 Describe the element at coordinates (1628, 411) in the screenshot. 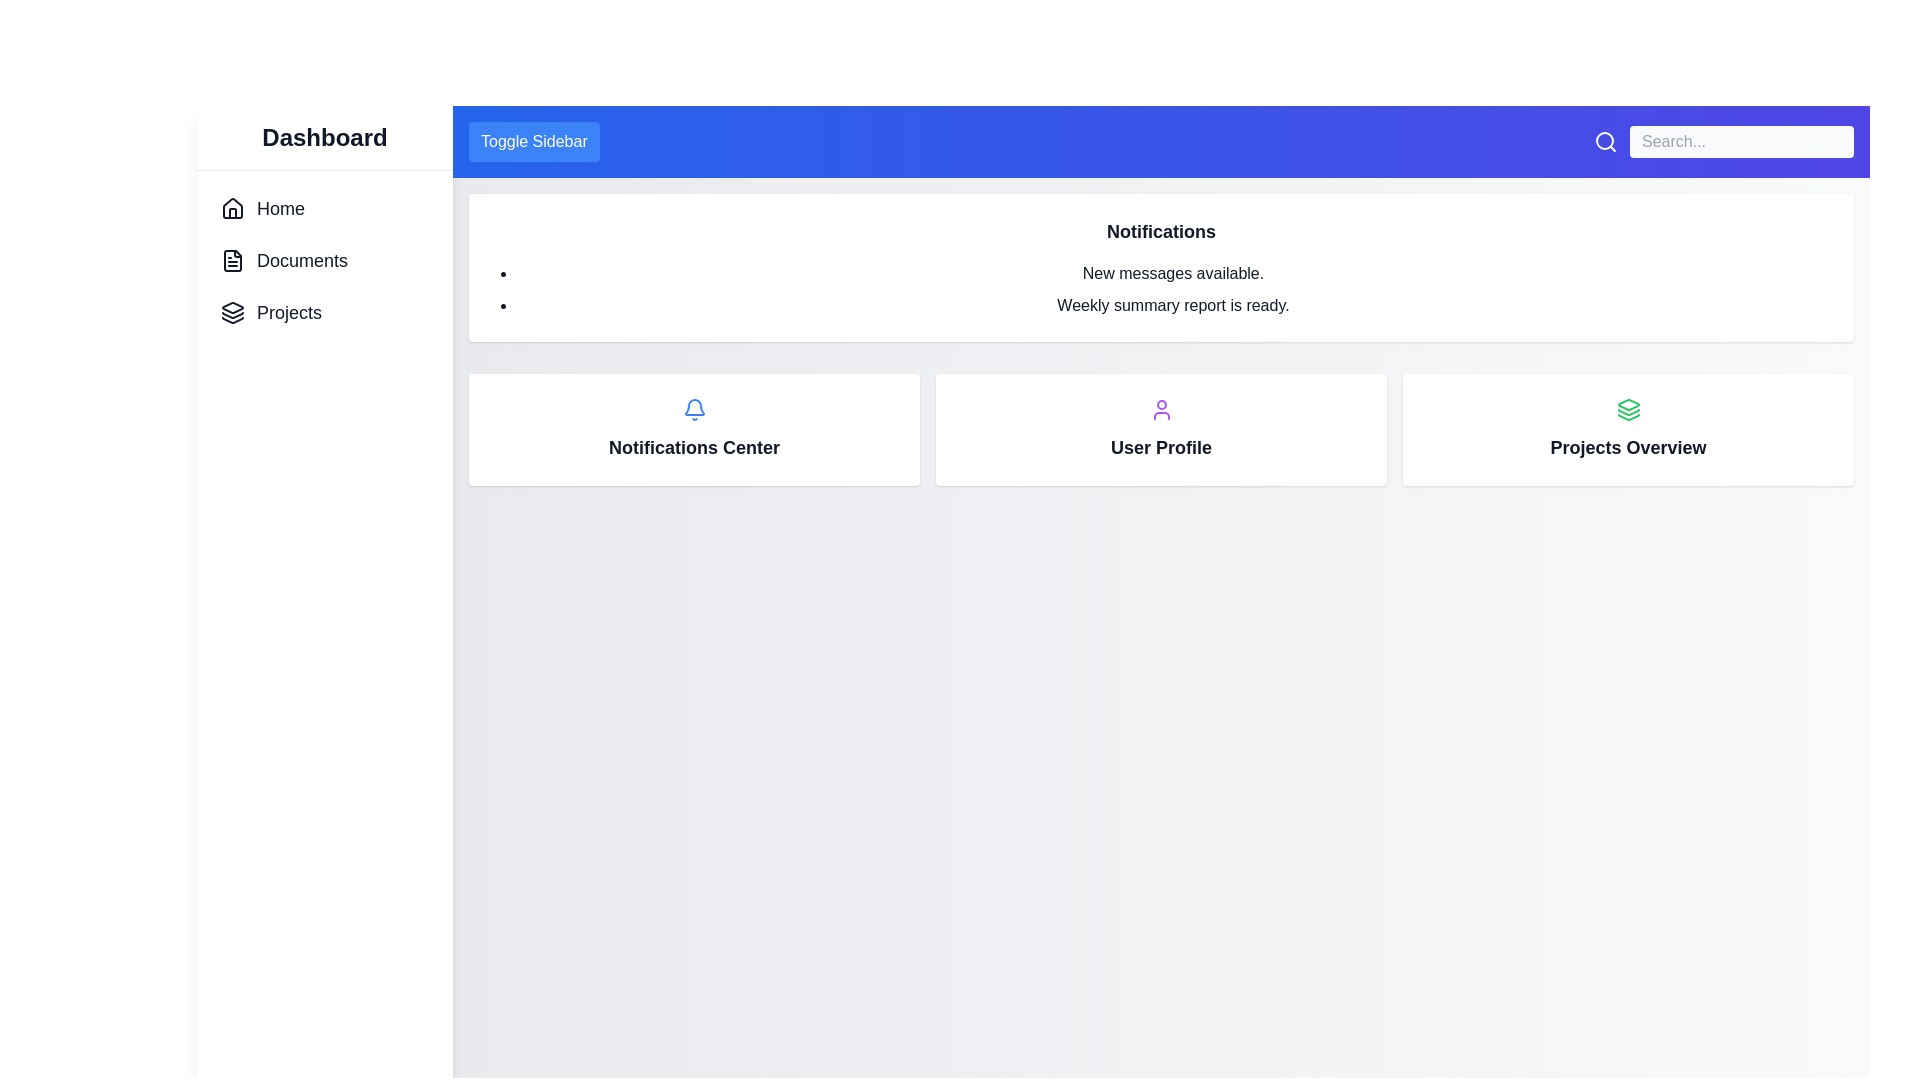

I see `the middle layer of the SVG graphic, which is a greenish curved polygon positioned in the Projects Overview section at the top-right corner` at that location.